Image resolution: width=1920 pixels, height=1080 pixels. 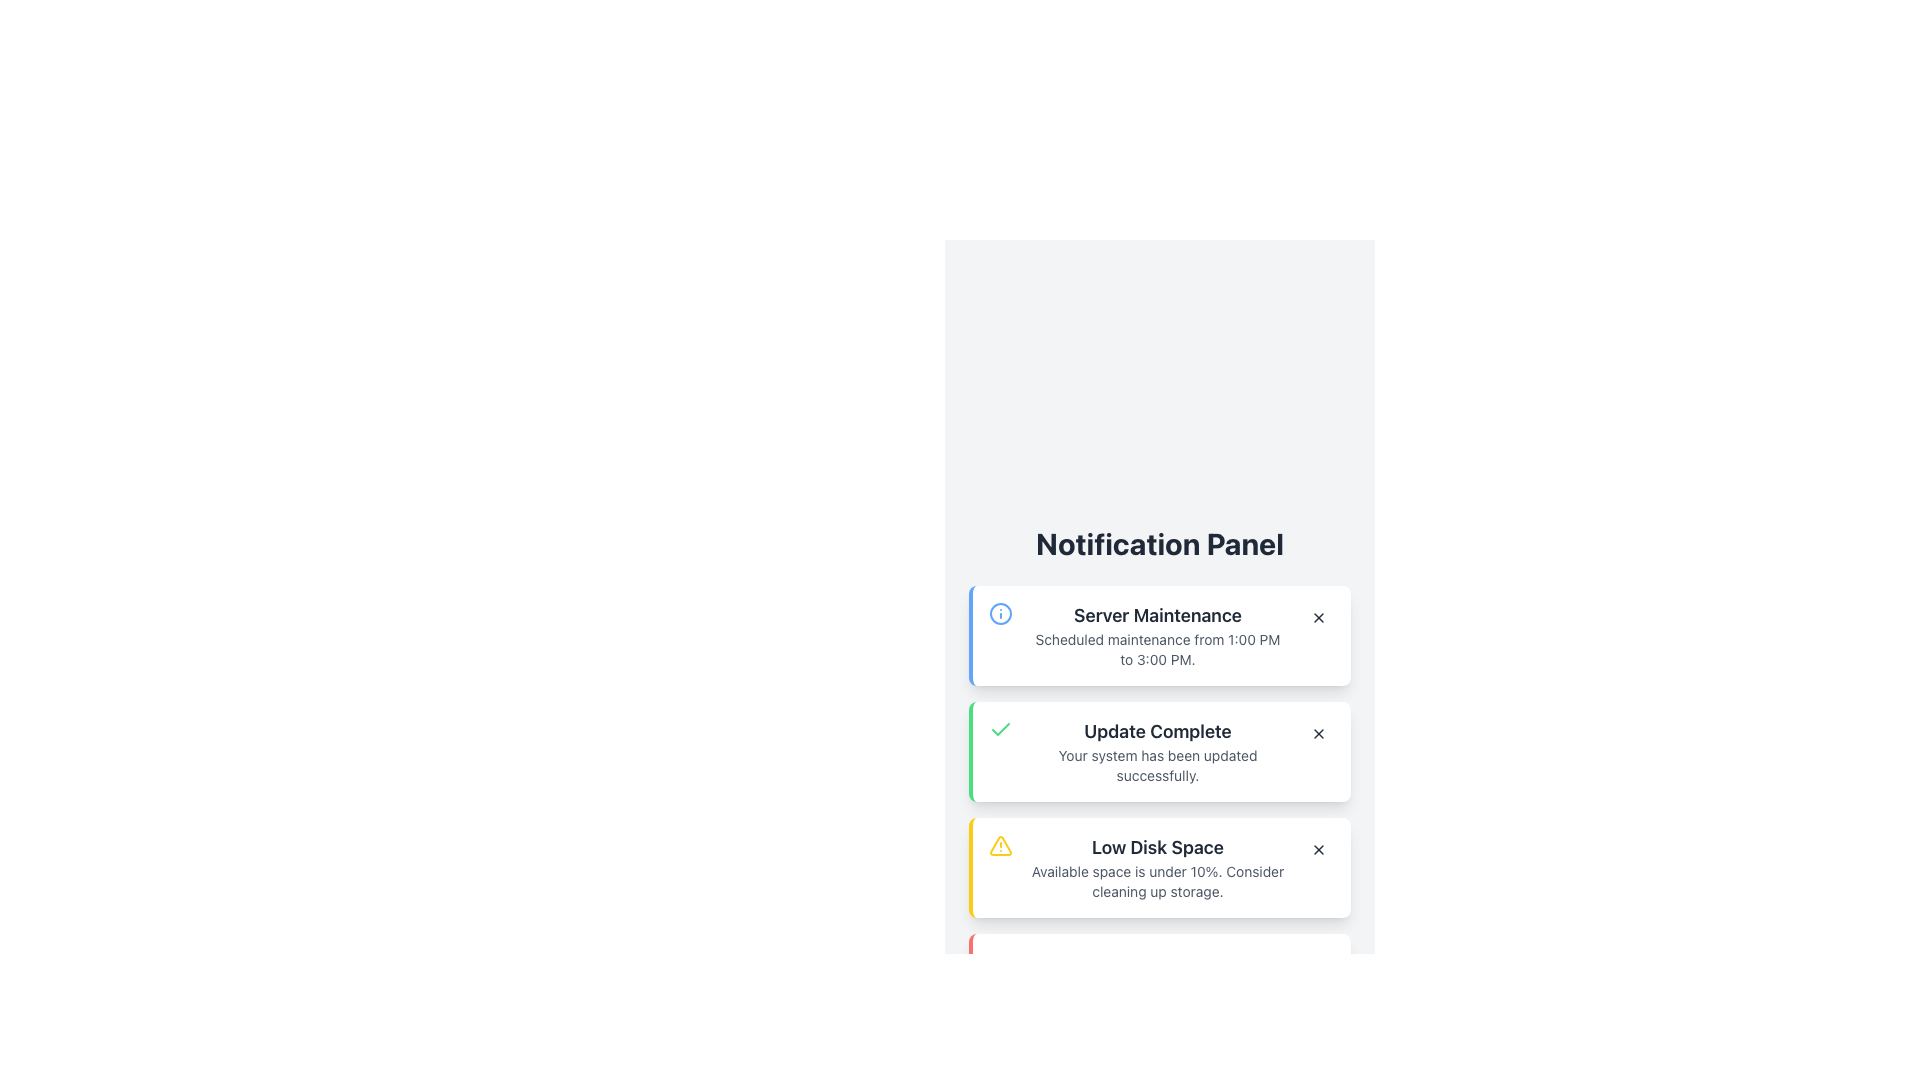 What do you see at coordinates (1001, 612) in the screenshot?
I see `the icon element located at the top-left corner of the 'Server Maintenance' card within the notification panel` at bounding box center [1001, 612].